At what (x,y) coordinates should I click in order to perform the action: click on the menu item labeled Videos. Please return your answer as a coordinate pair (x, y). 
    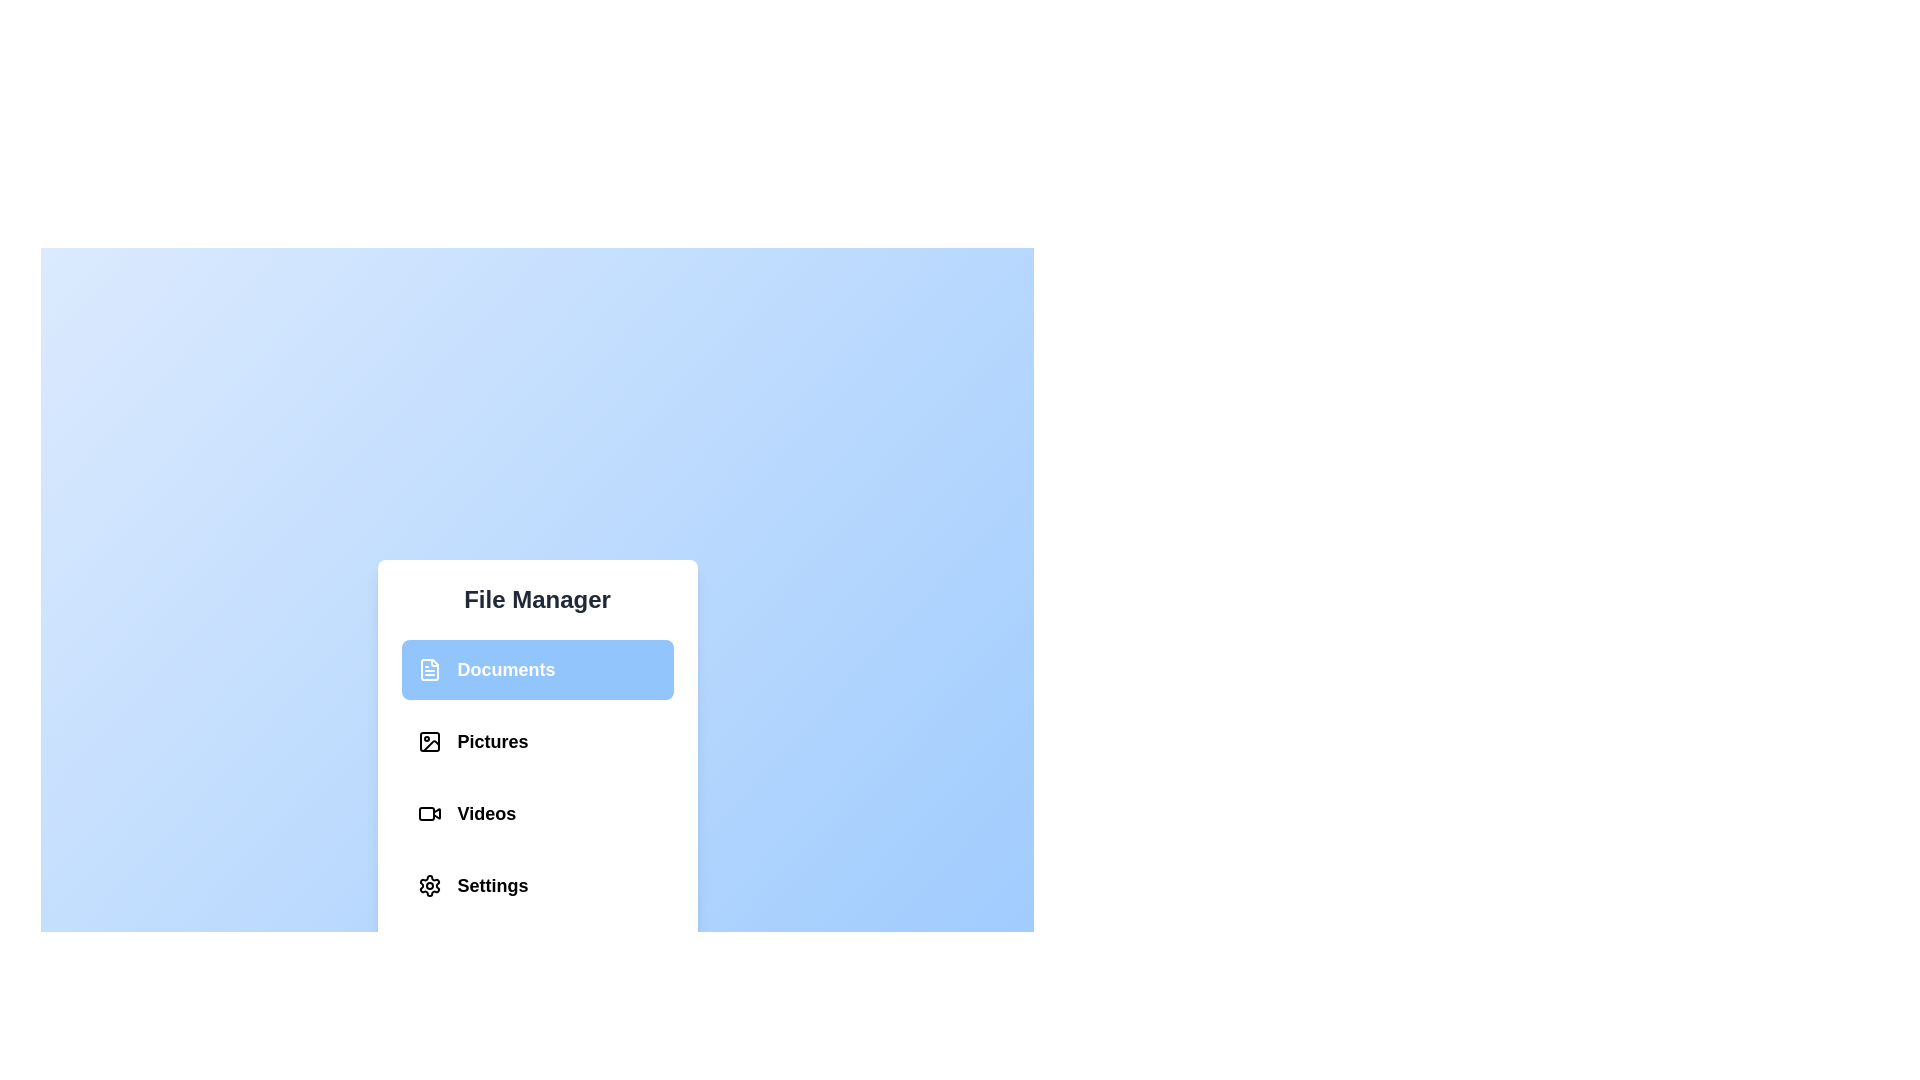
    Looking at the image, I should click on (537, 813).